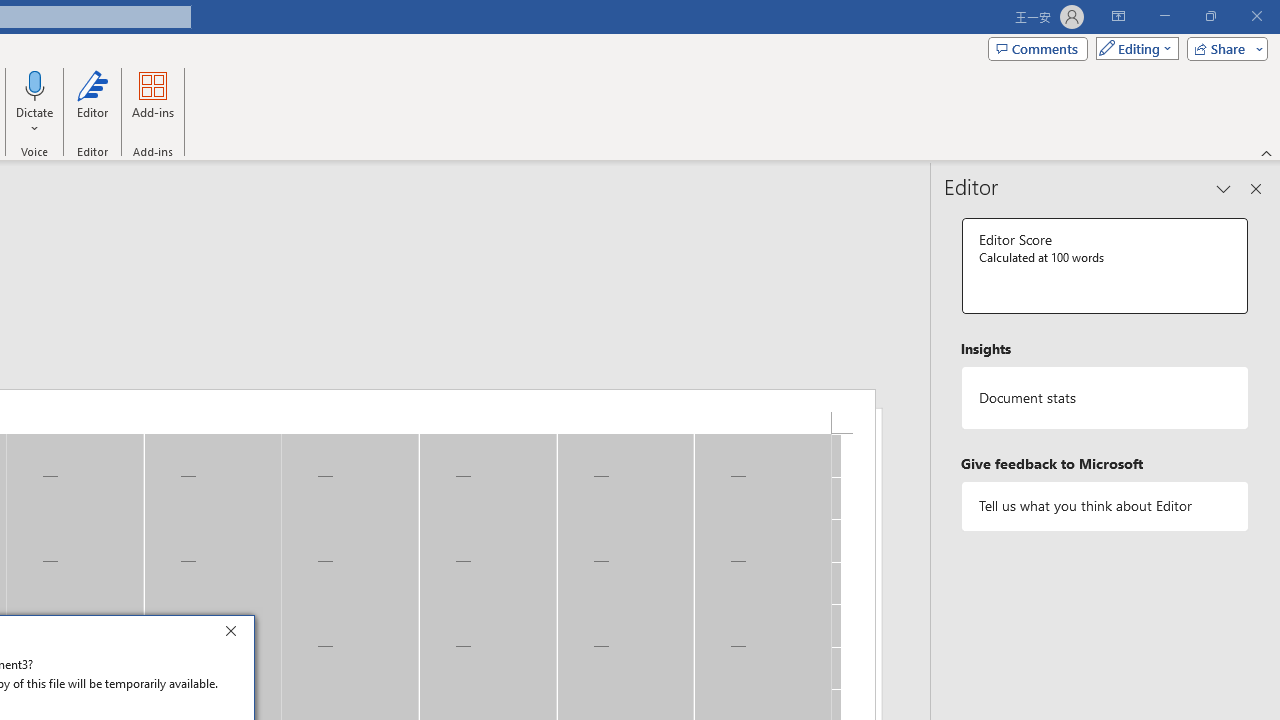  I want to click on 'Editor', so click(91, 103).